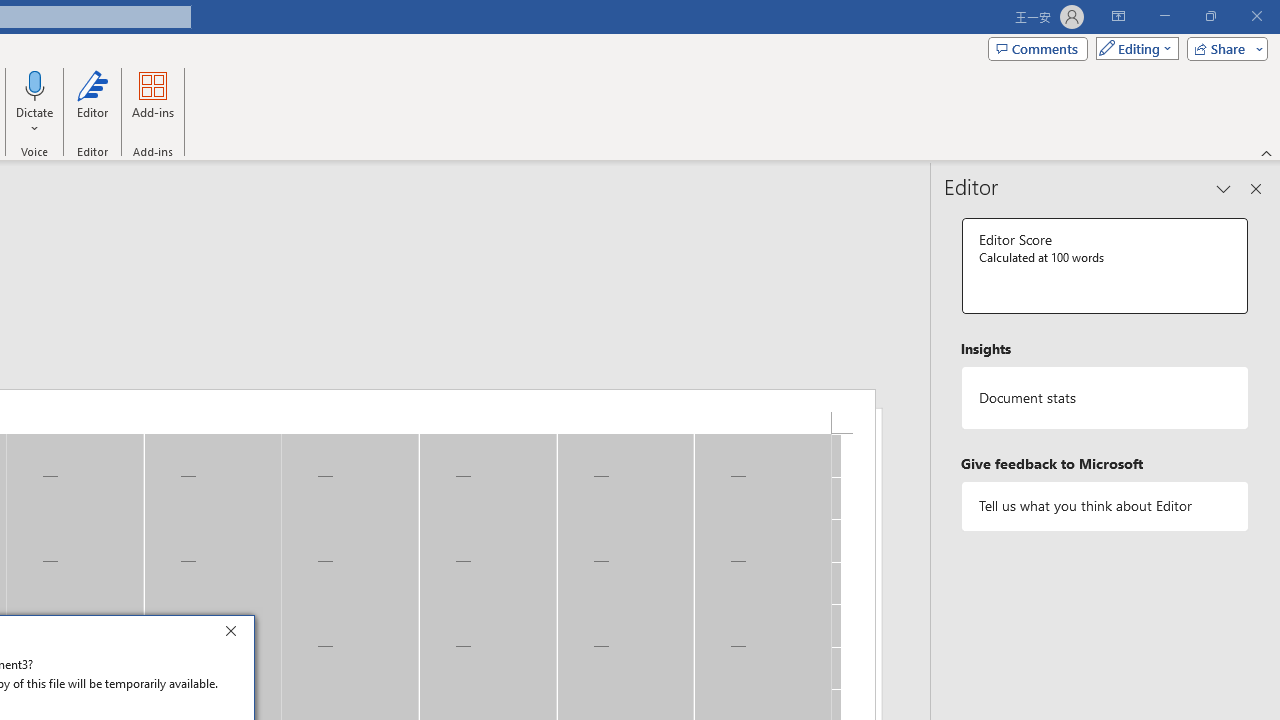  I want to click on 'Editor', so click(91, 103).